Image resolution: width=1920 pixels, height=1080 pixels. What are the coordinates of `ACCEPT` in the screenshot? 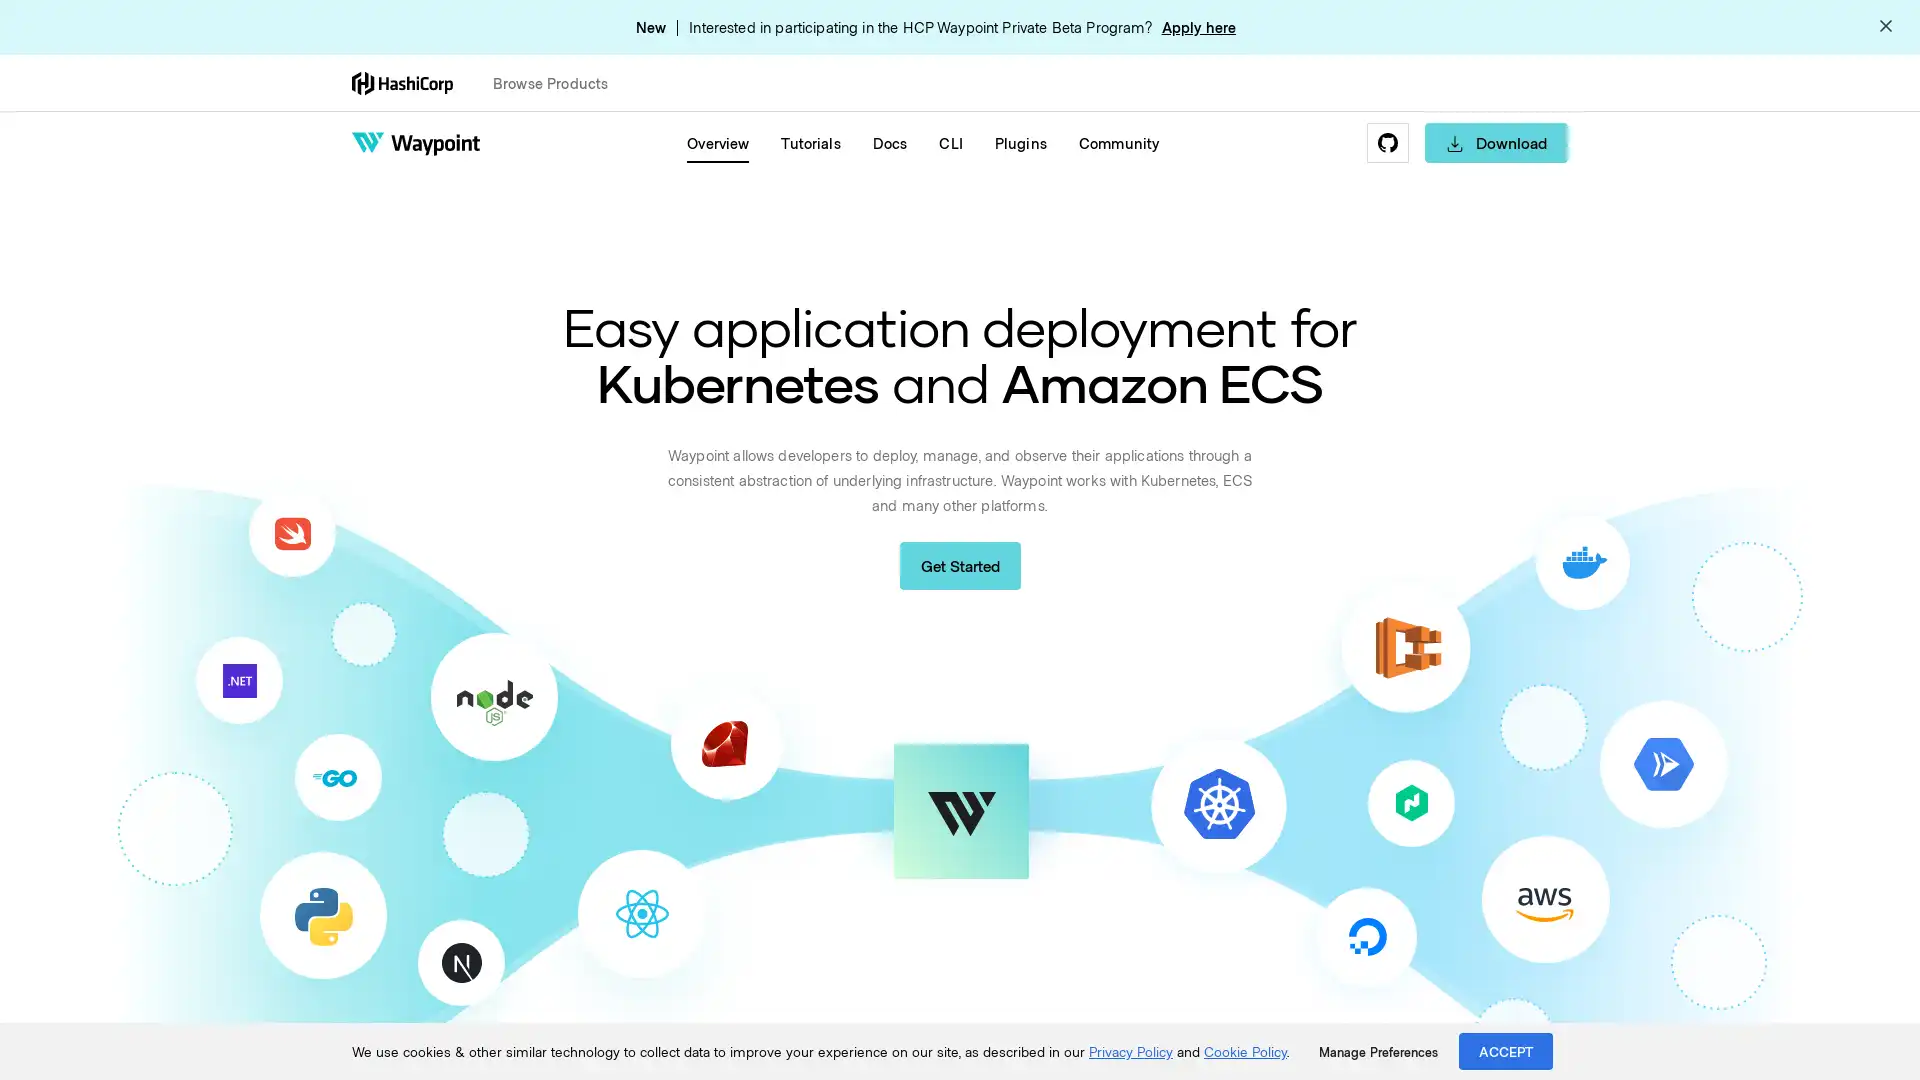 It's located at (1506, 1050).